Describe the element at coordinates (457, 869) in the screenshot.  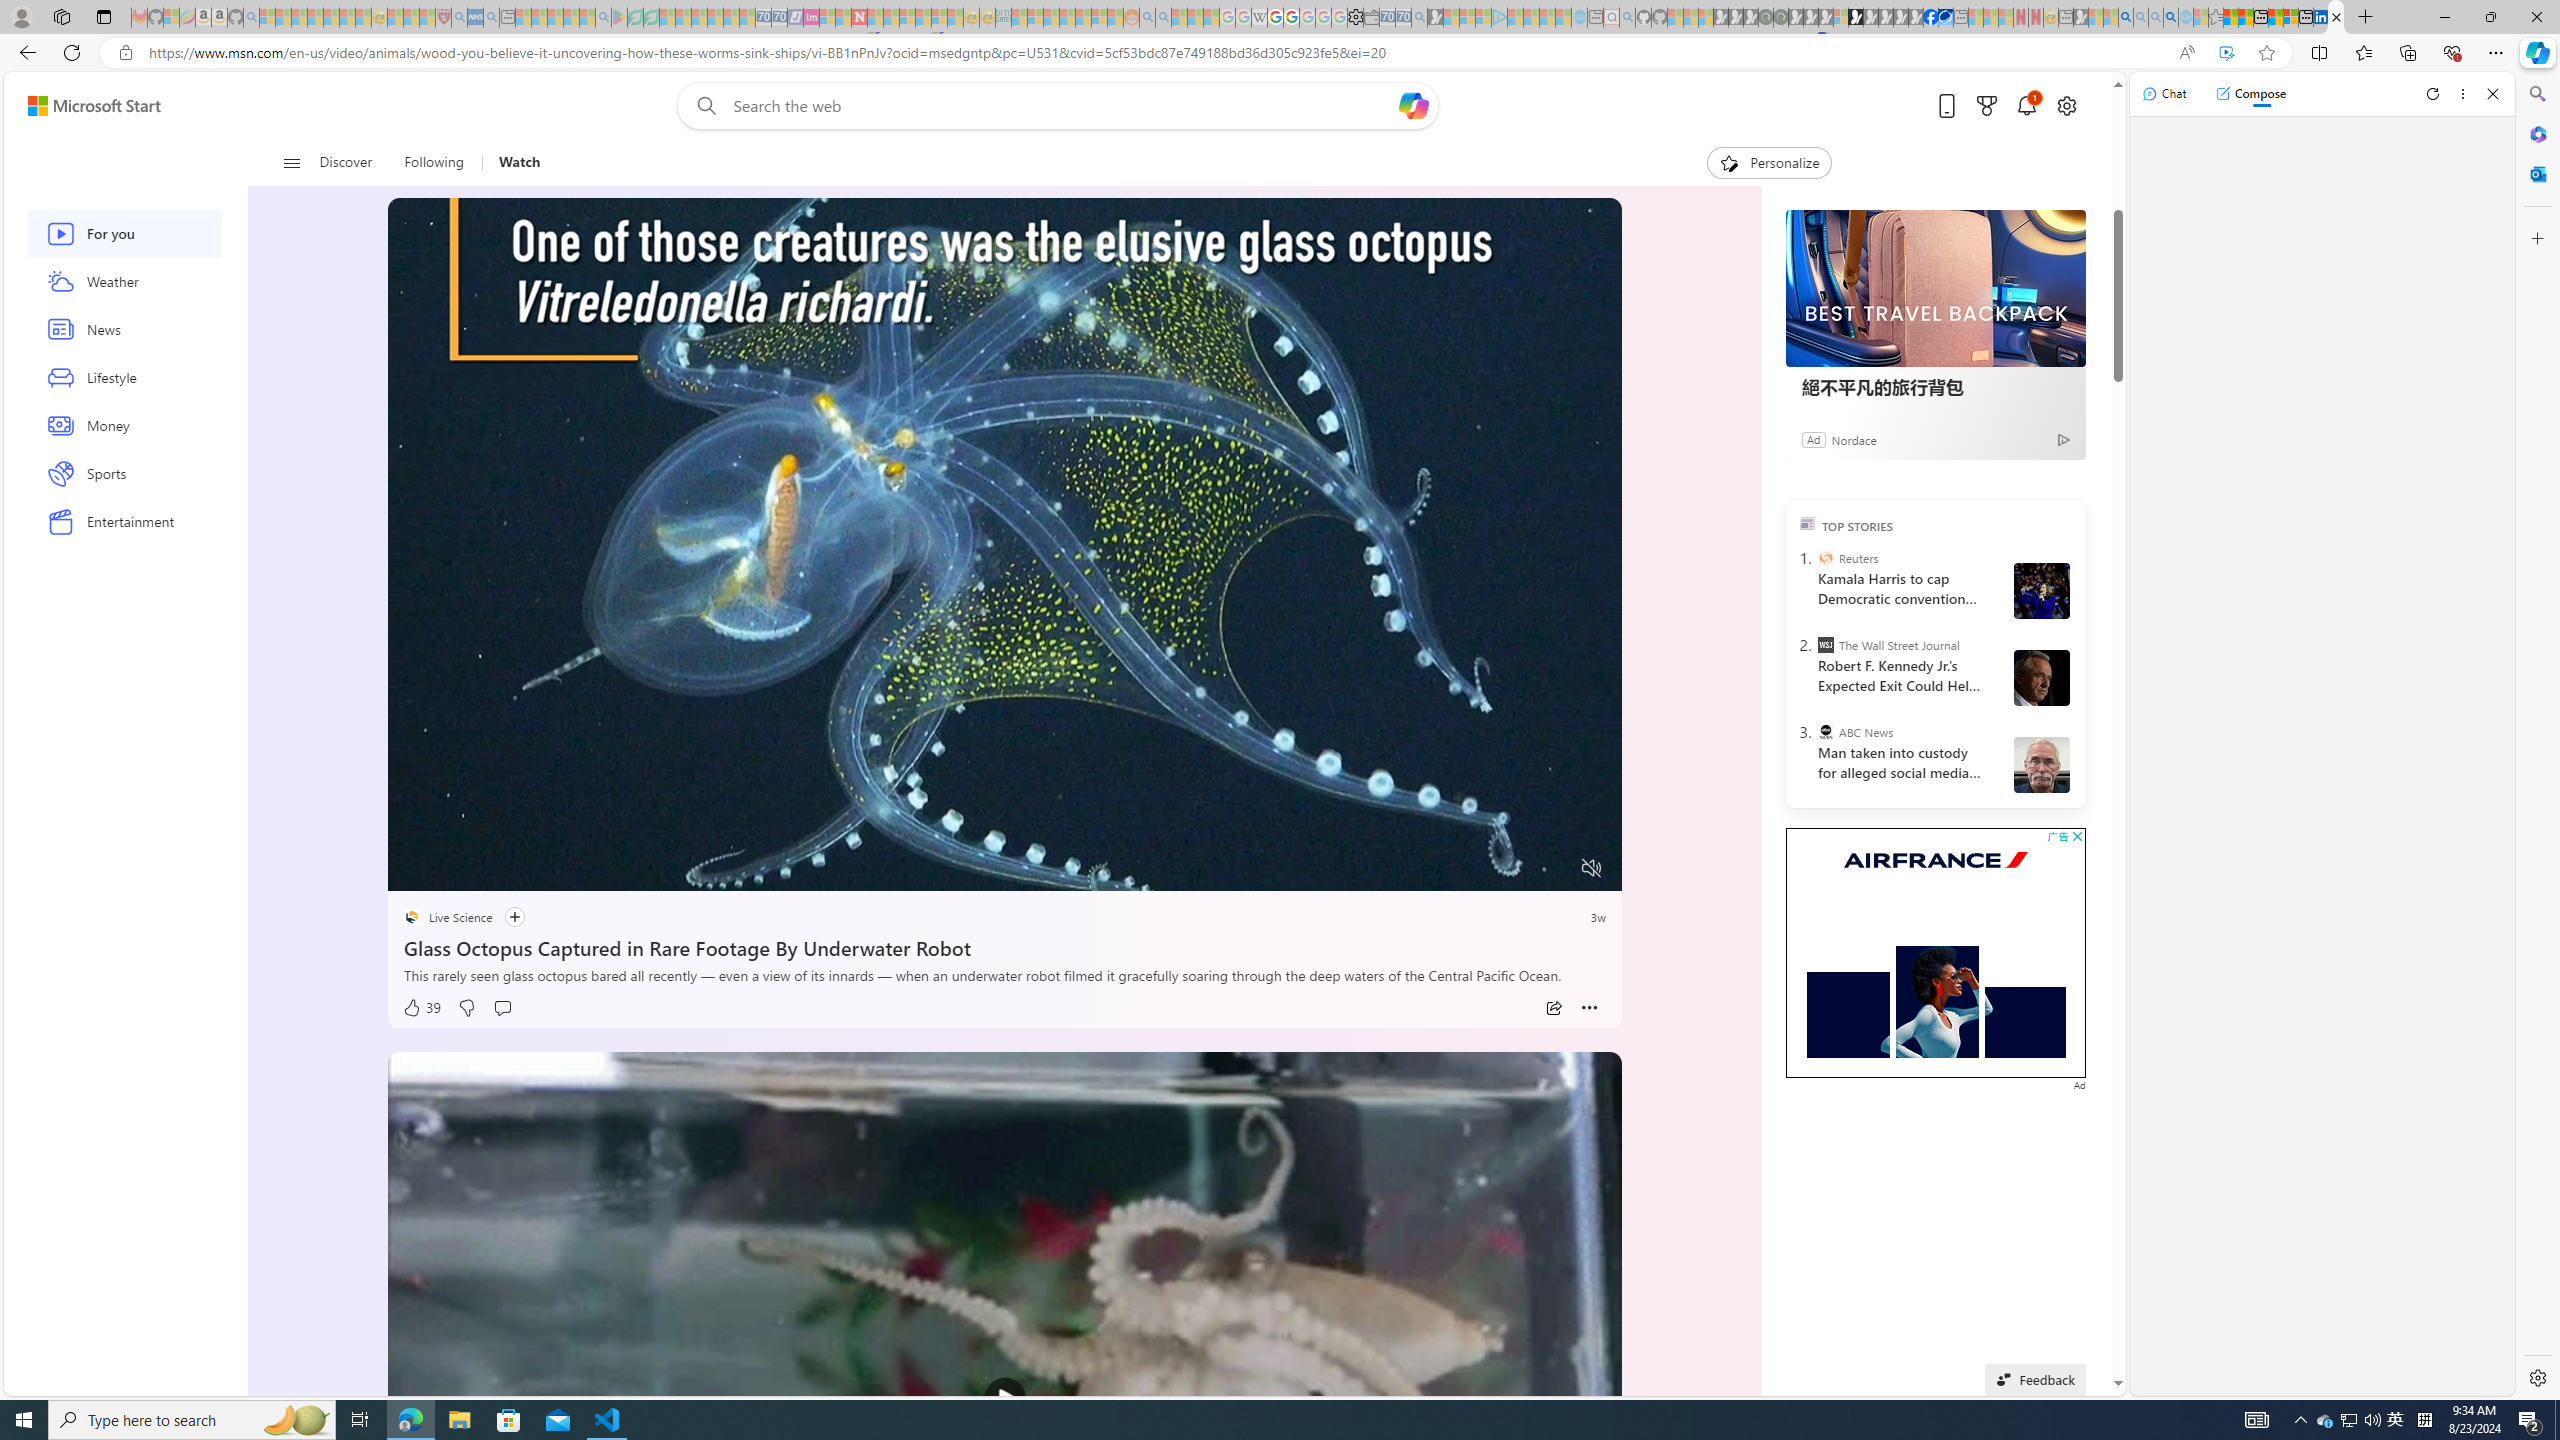
I see `'Seek Back'` at that location.